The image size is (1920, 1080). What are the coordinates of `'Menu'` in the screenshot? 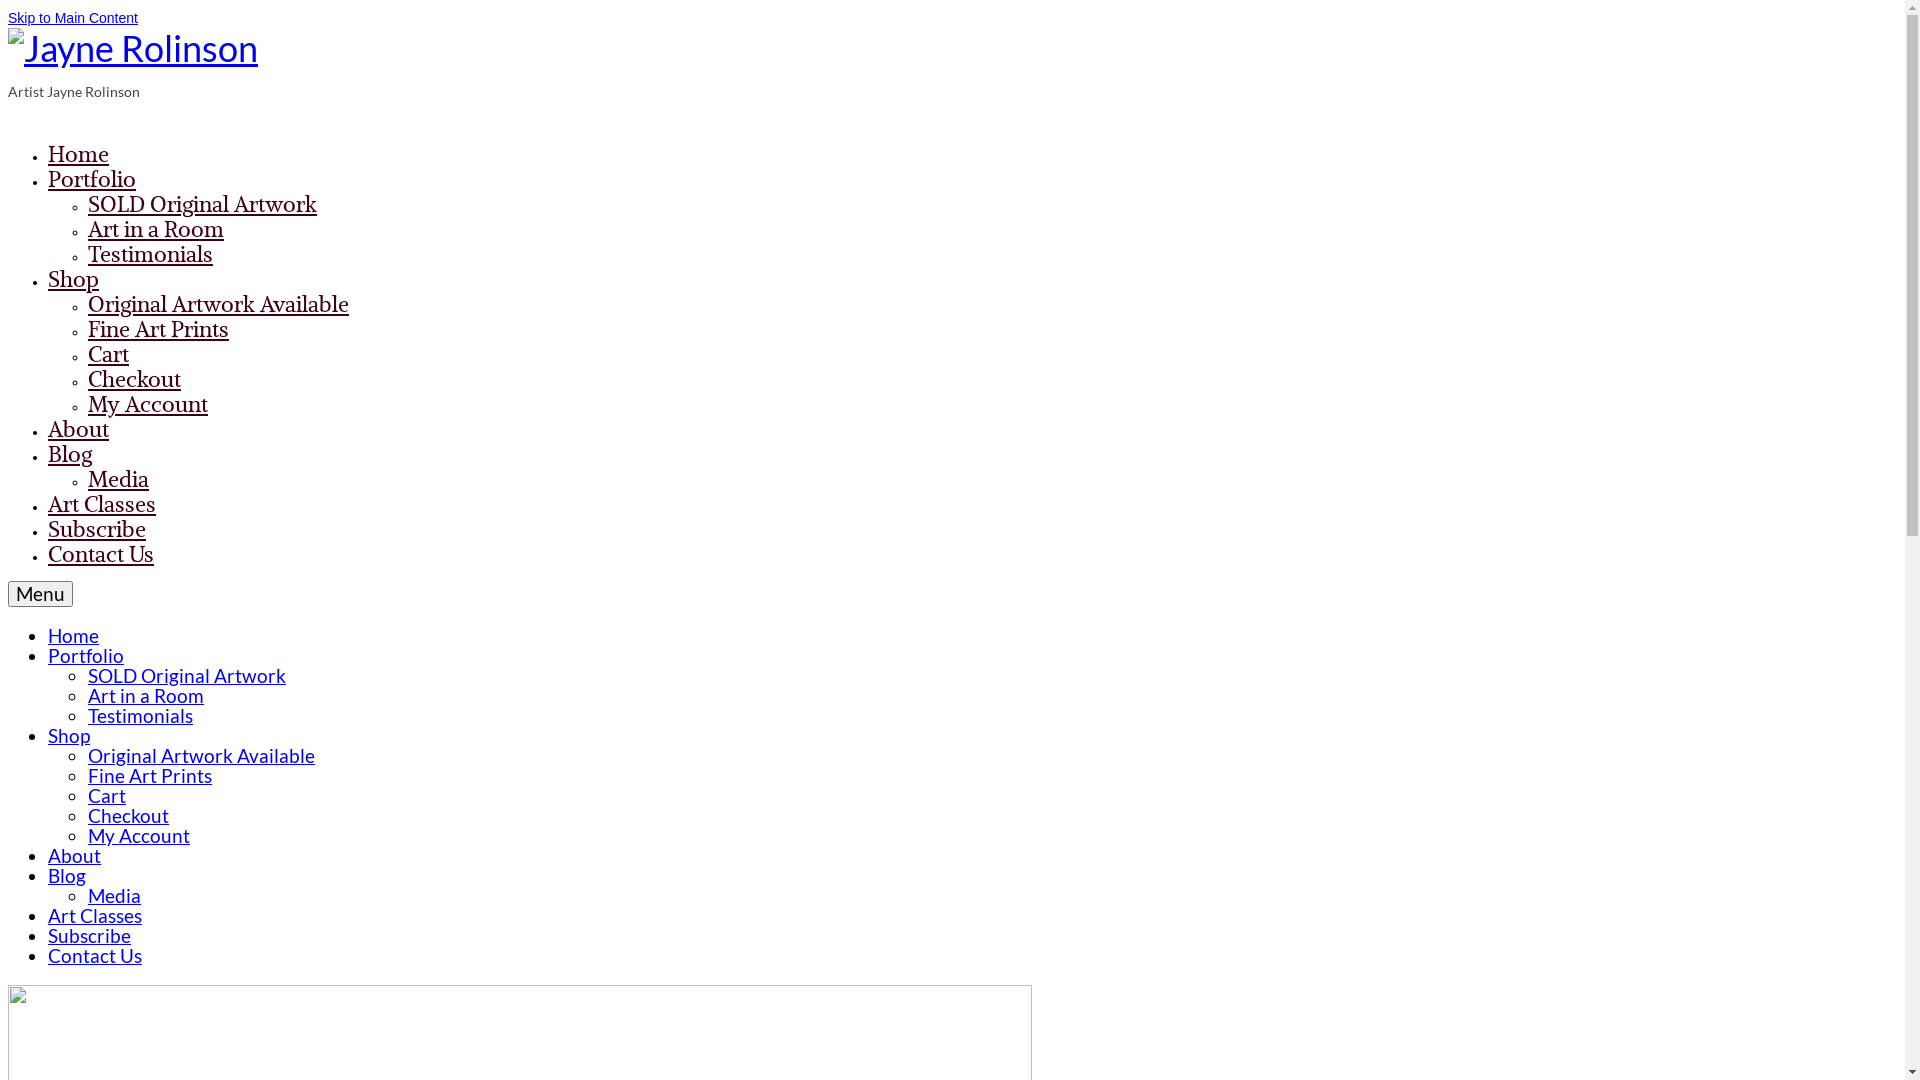 It's located at (40, 593).